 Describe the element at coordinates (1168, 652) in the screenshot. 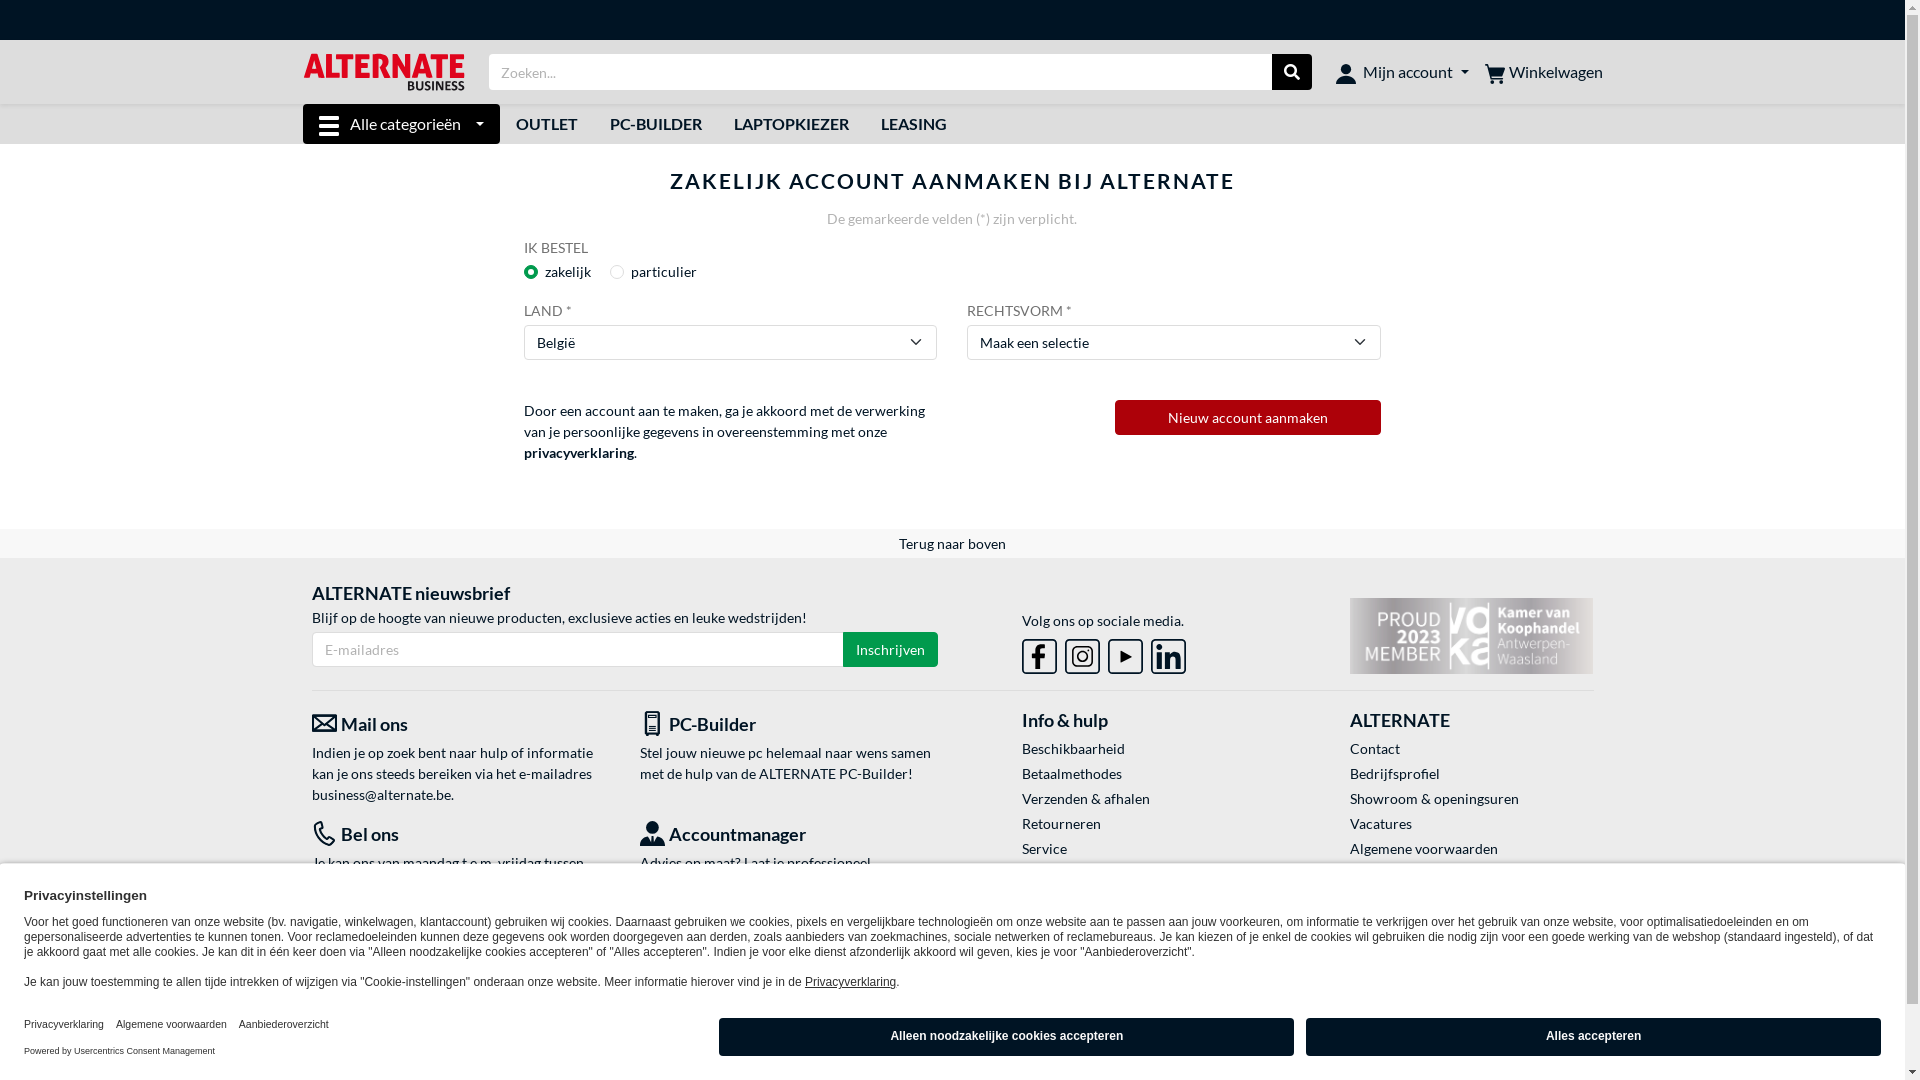

I see `'Linkedin'` at that location.